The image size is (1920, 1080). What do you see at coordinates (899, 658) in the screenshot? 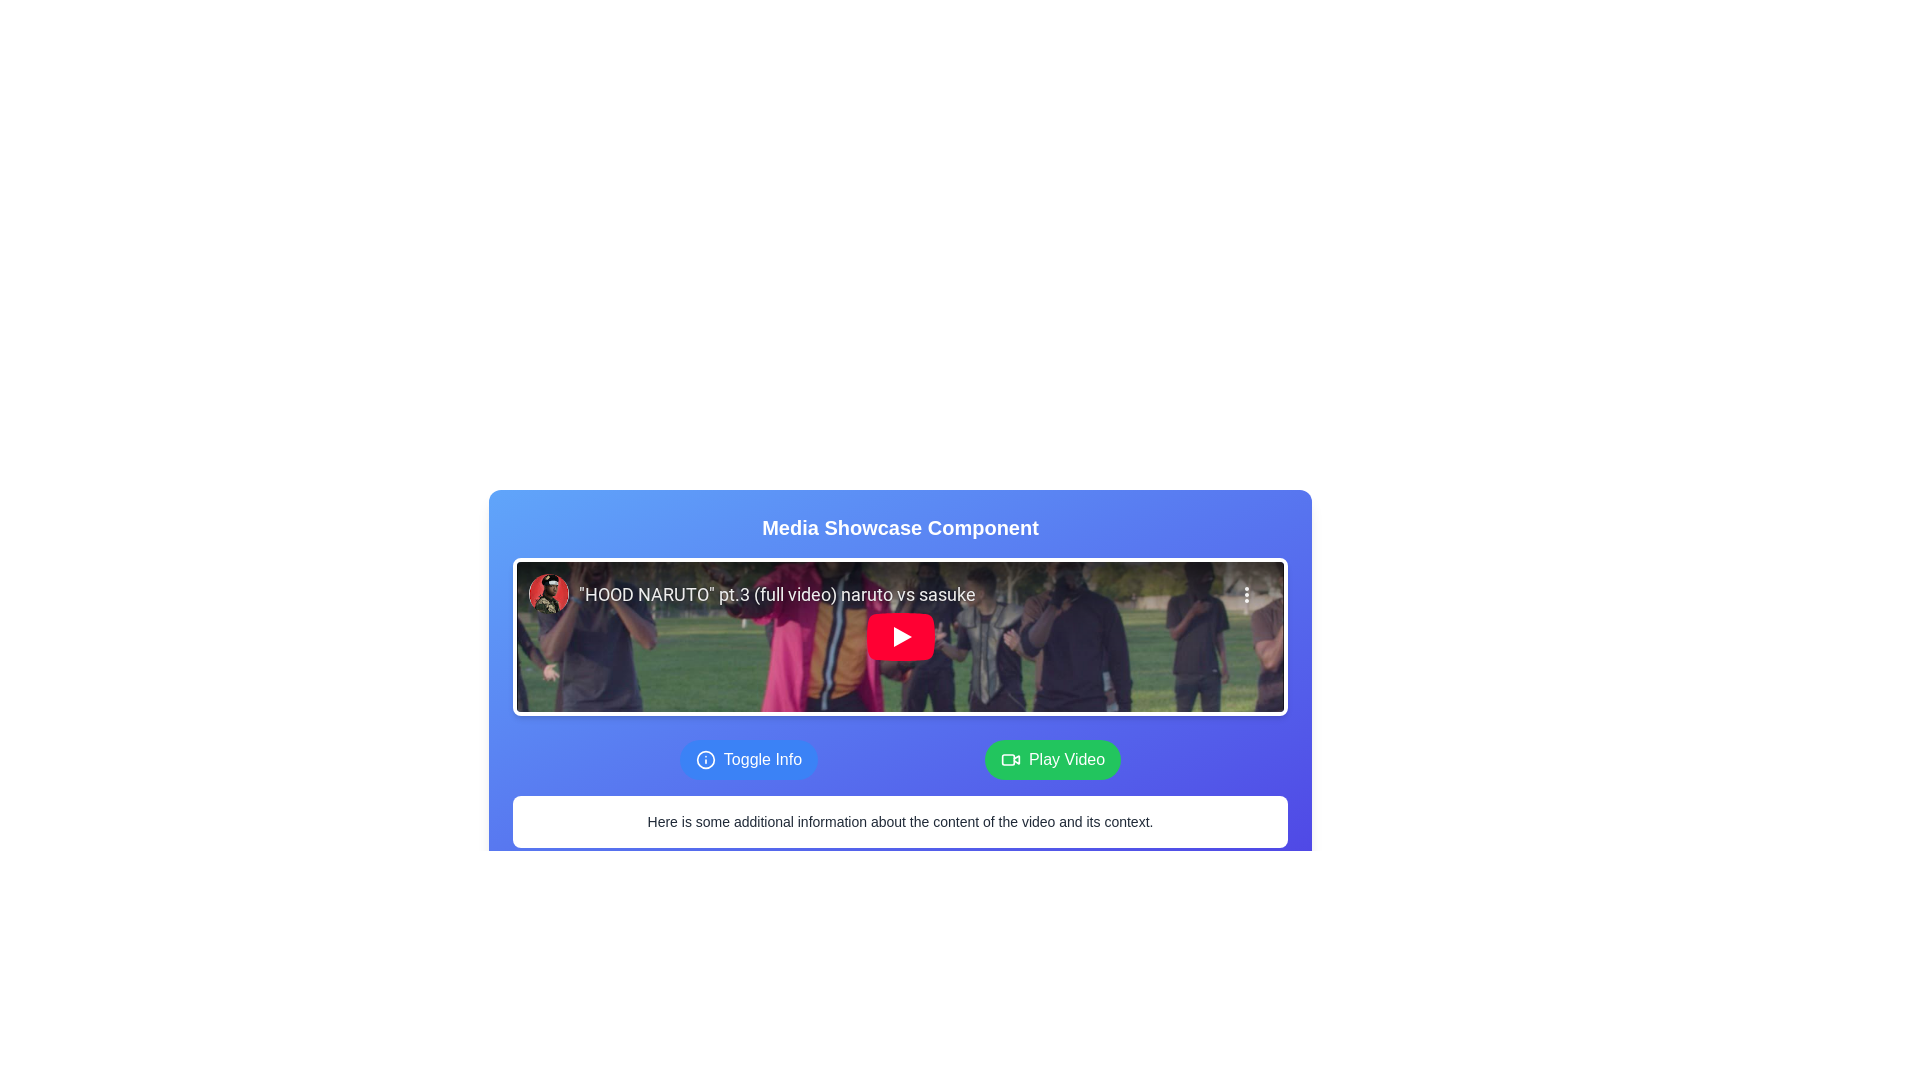
I see `the media showcase component that displays a video and its controls, located centrally in the interface` at bounding box center [899, 658].